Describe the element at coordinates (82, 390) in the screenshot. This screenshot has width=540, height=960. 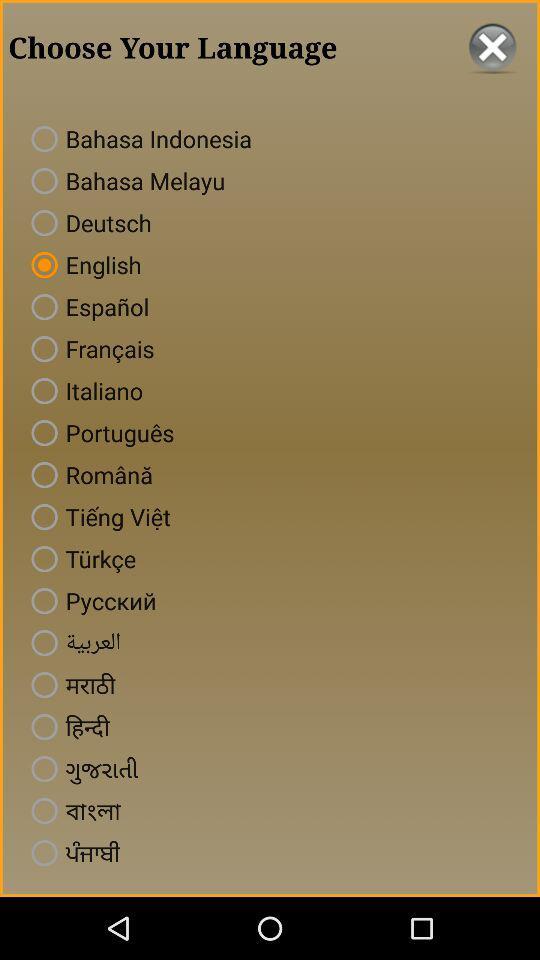
I see `the italiano` at that location.